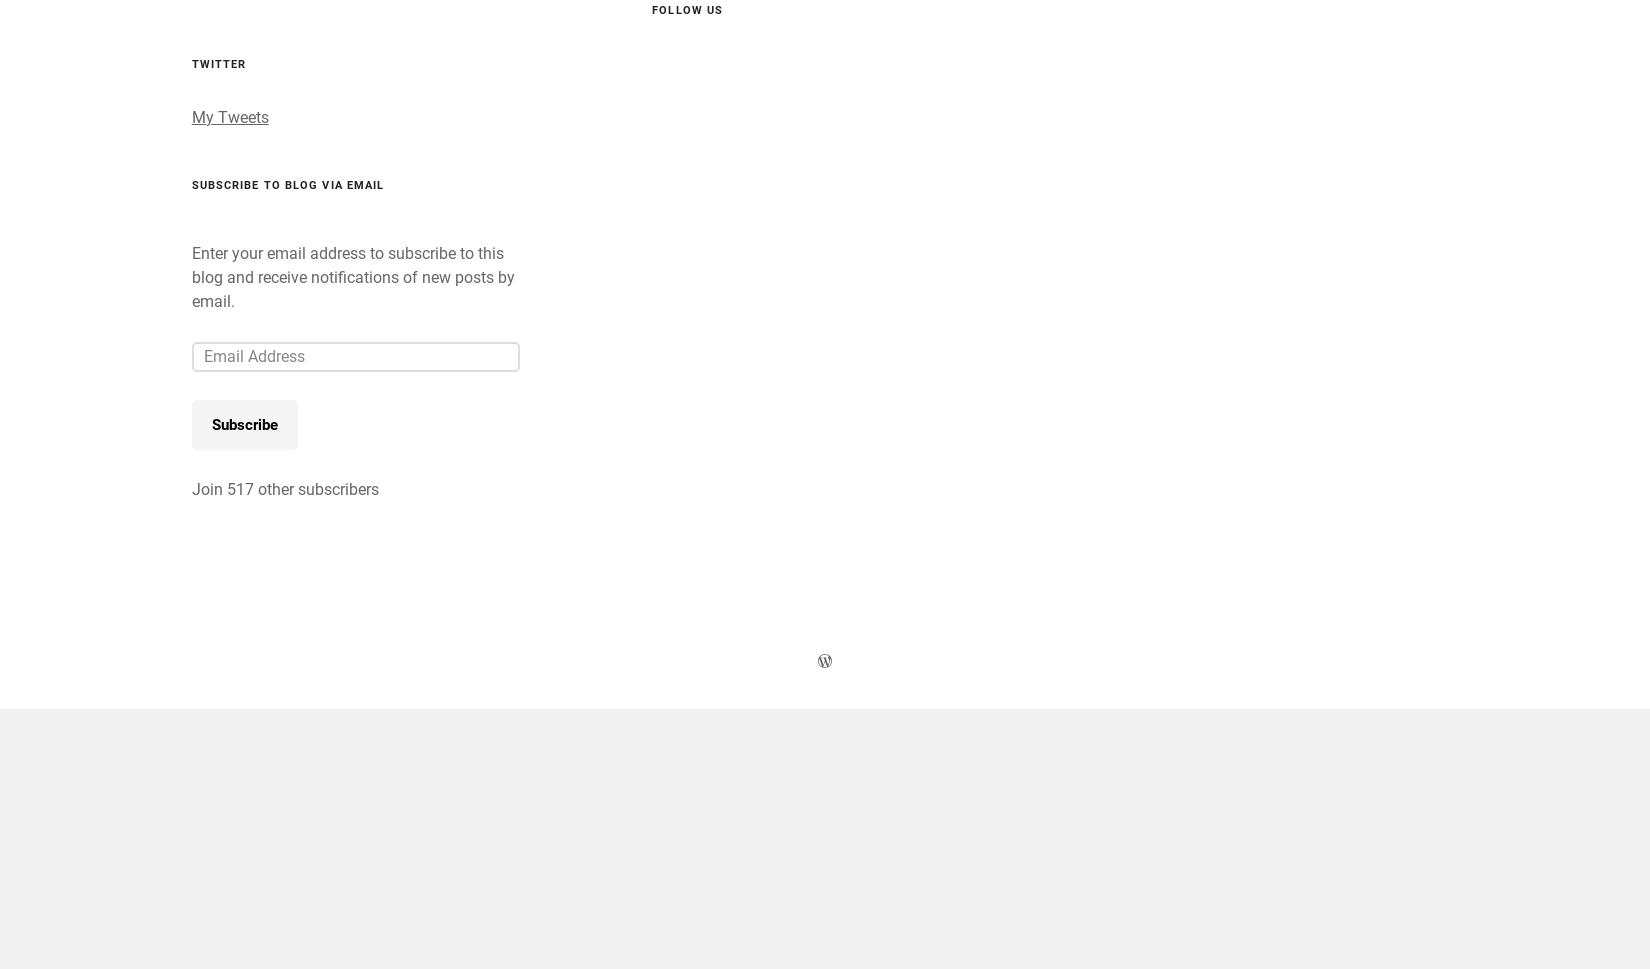 This screenshot has width=1650, height=969. I want to click on 'Sweat, Mud & Show Gardens Part 2…', so click(798, 121).